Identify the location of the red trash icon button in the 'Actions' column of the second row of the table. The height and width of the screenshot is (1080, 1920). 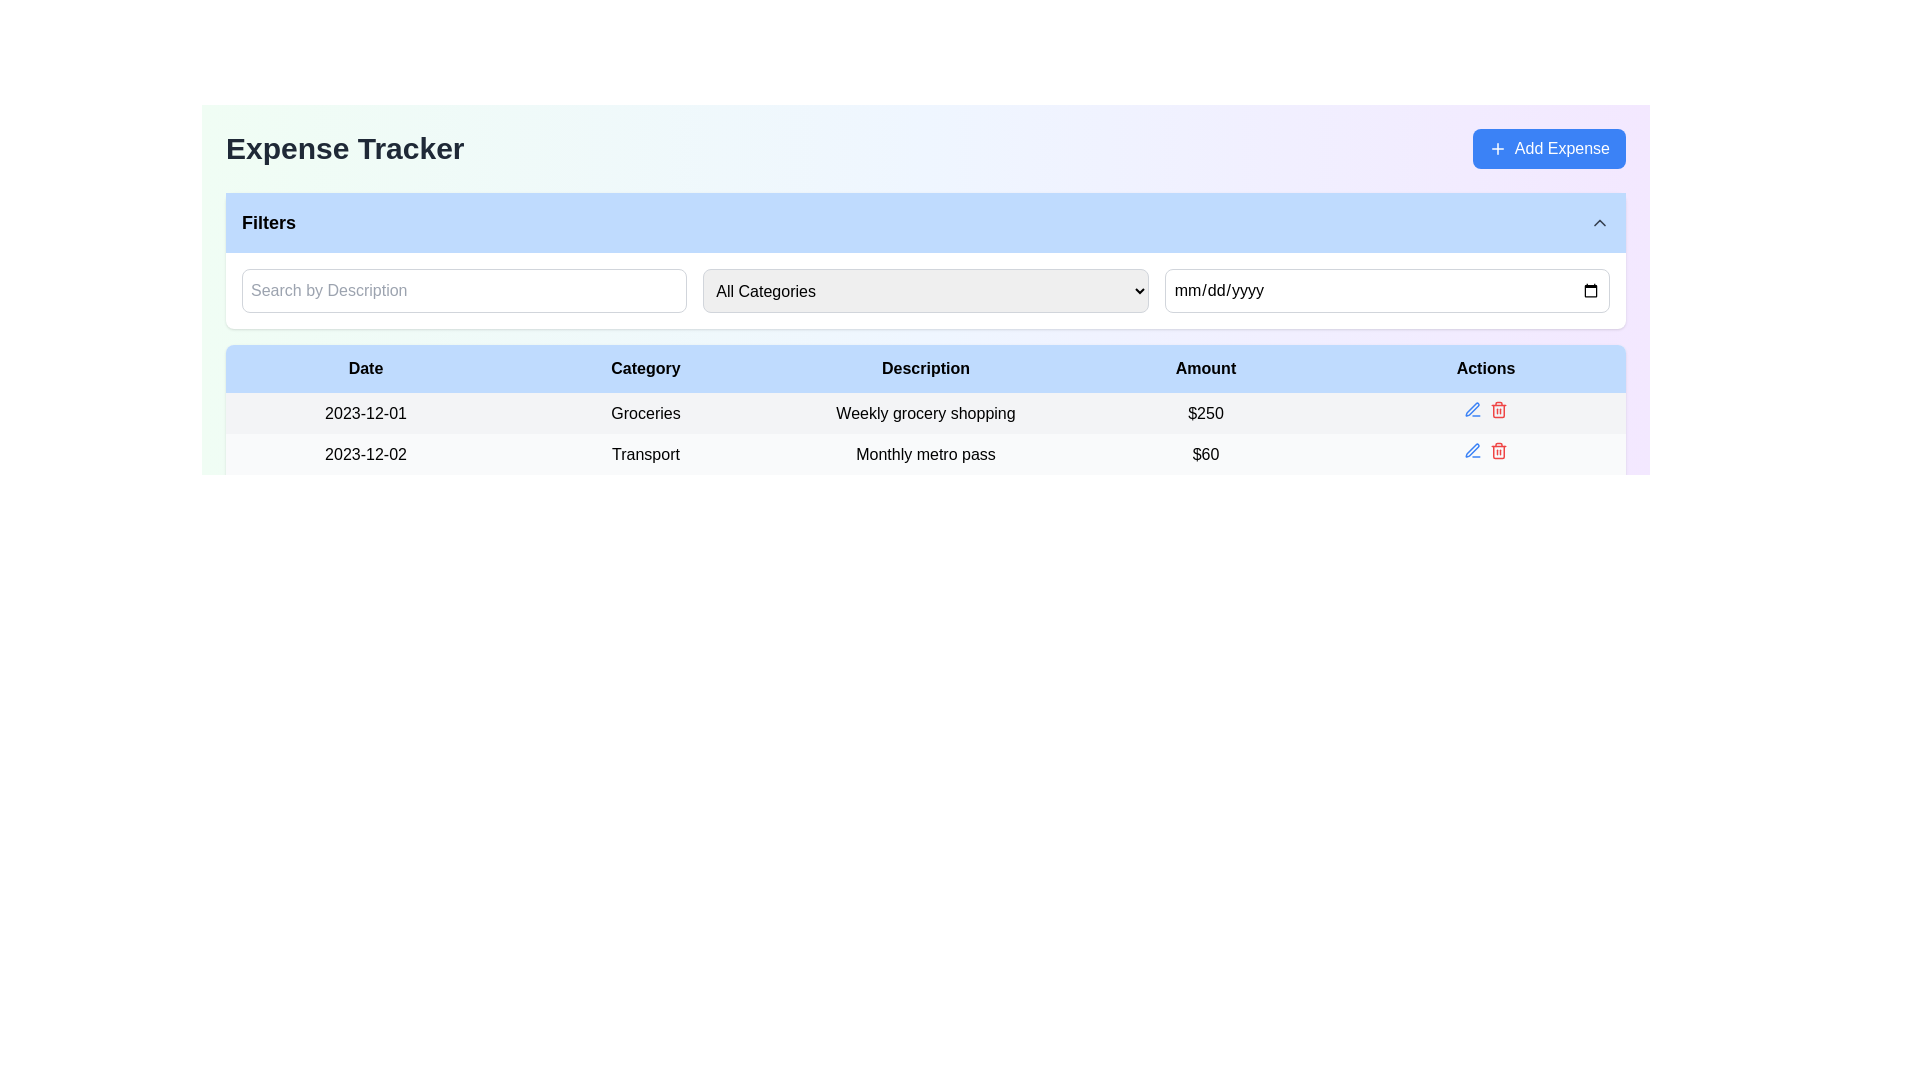
(1498, 408).